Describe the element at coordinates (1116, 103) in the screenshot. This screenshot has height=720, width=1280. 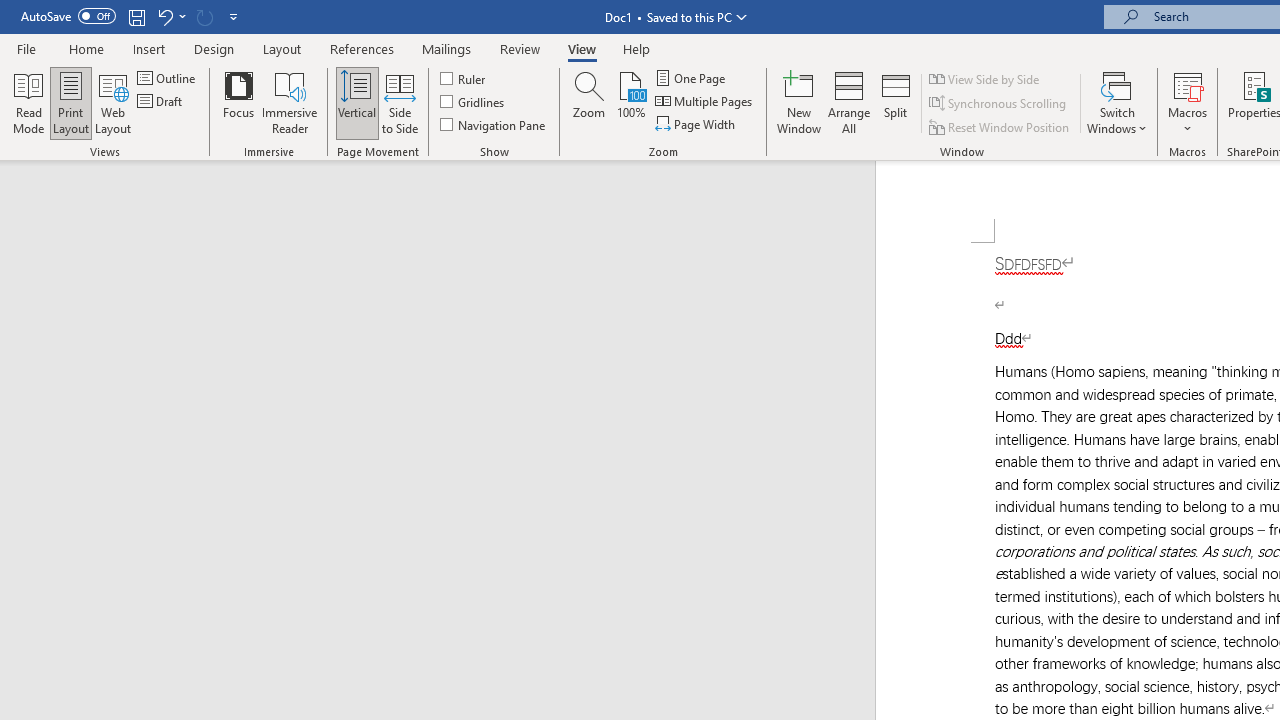
I see `'Switch Windows'` at that location.